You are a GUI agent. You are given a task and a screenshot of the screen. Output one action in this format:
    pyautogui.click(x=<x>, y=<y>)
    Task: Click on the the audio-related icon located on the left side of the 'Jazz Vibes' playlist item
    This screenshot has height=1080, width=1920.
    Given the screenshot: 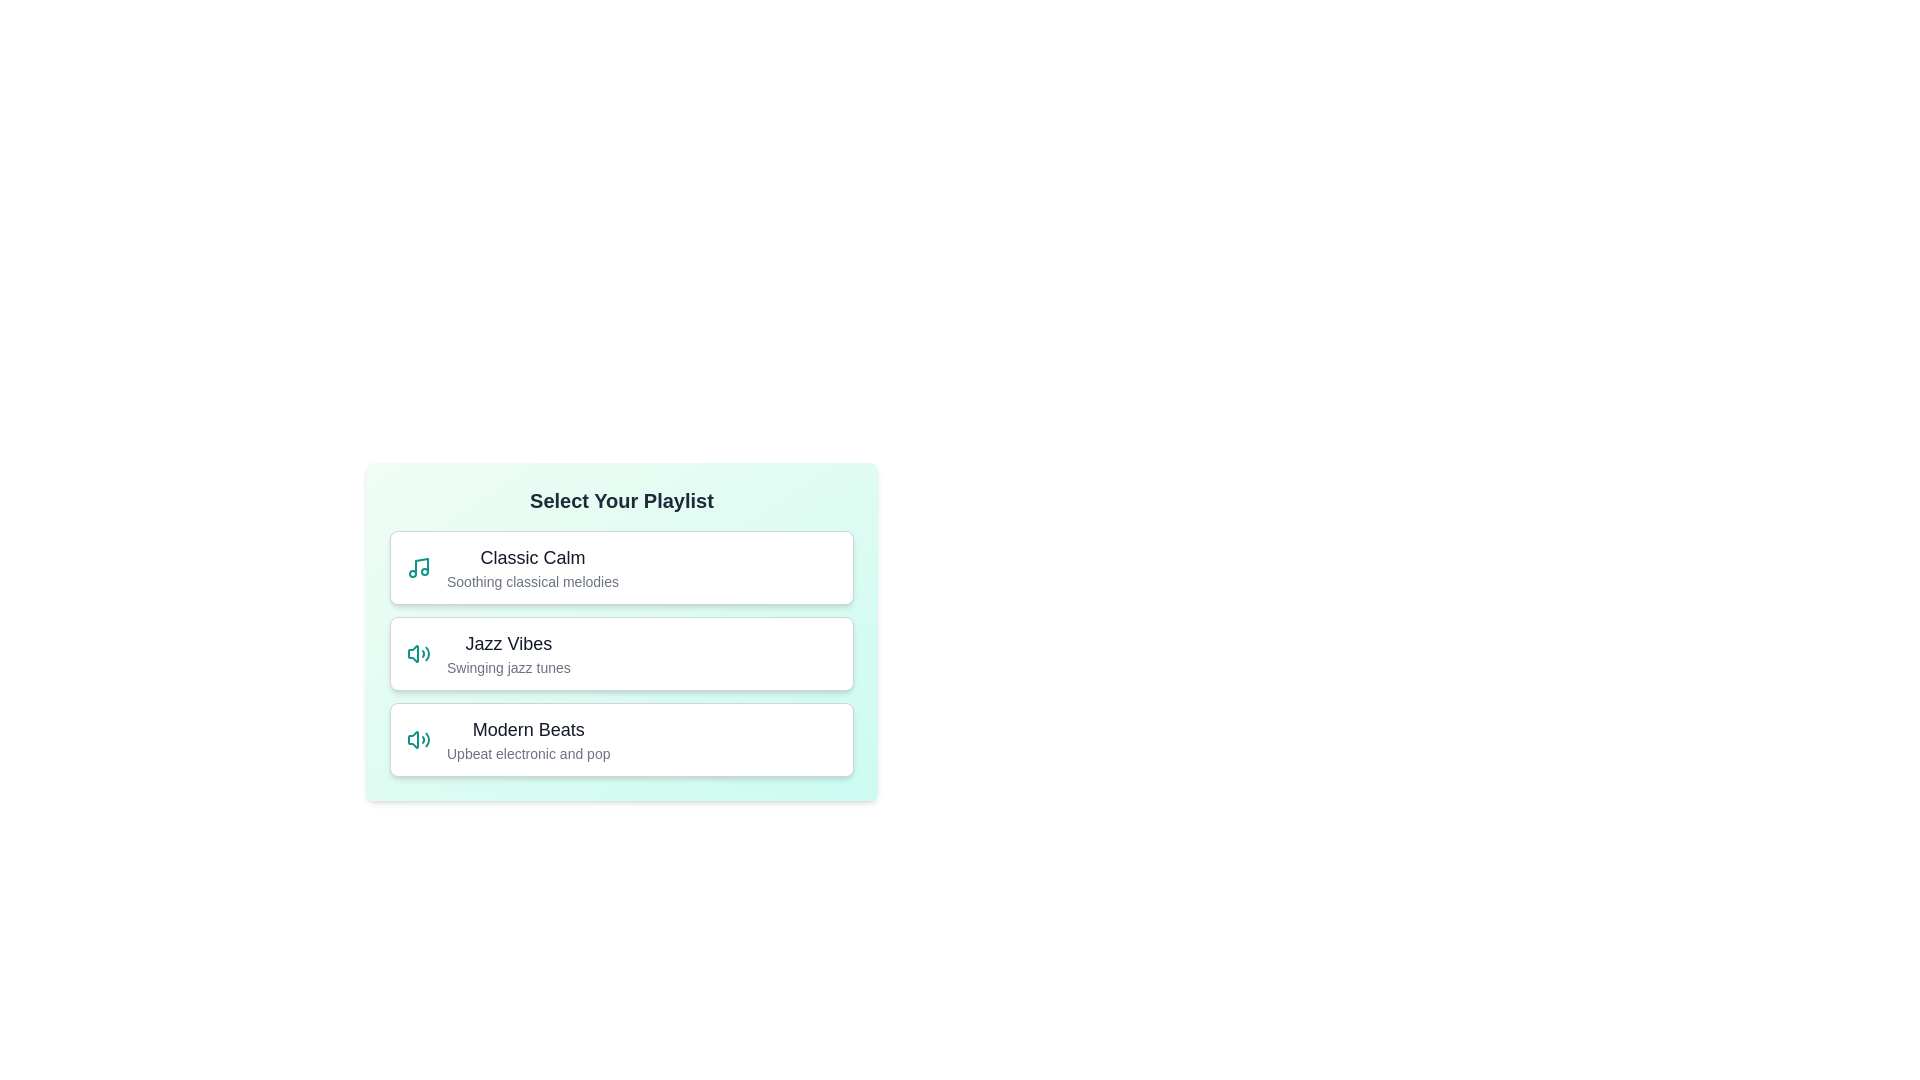 What is the action you would take?
    pyautogui.click(x=417, y=654)
    